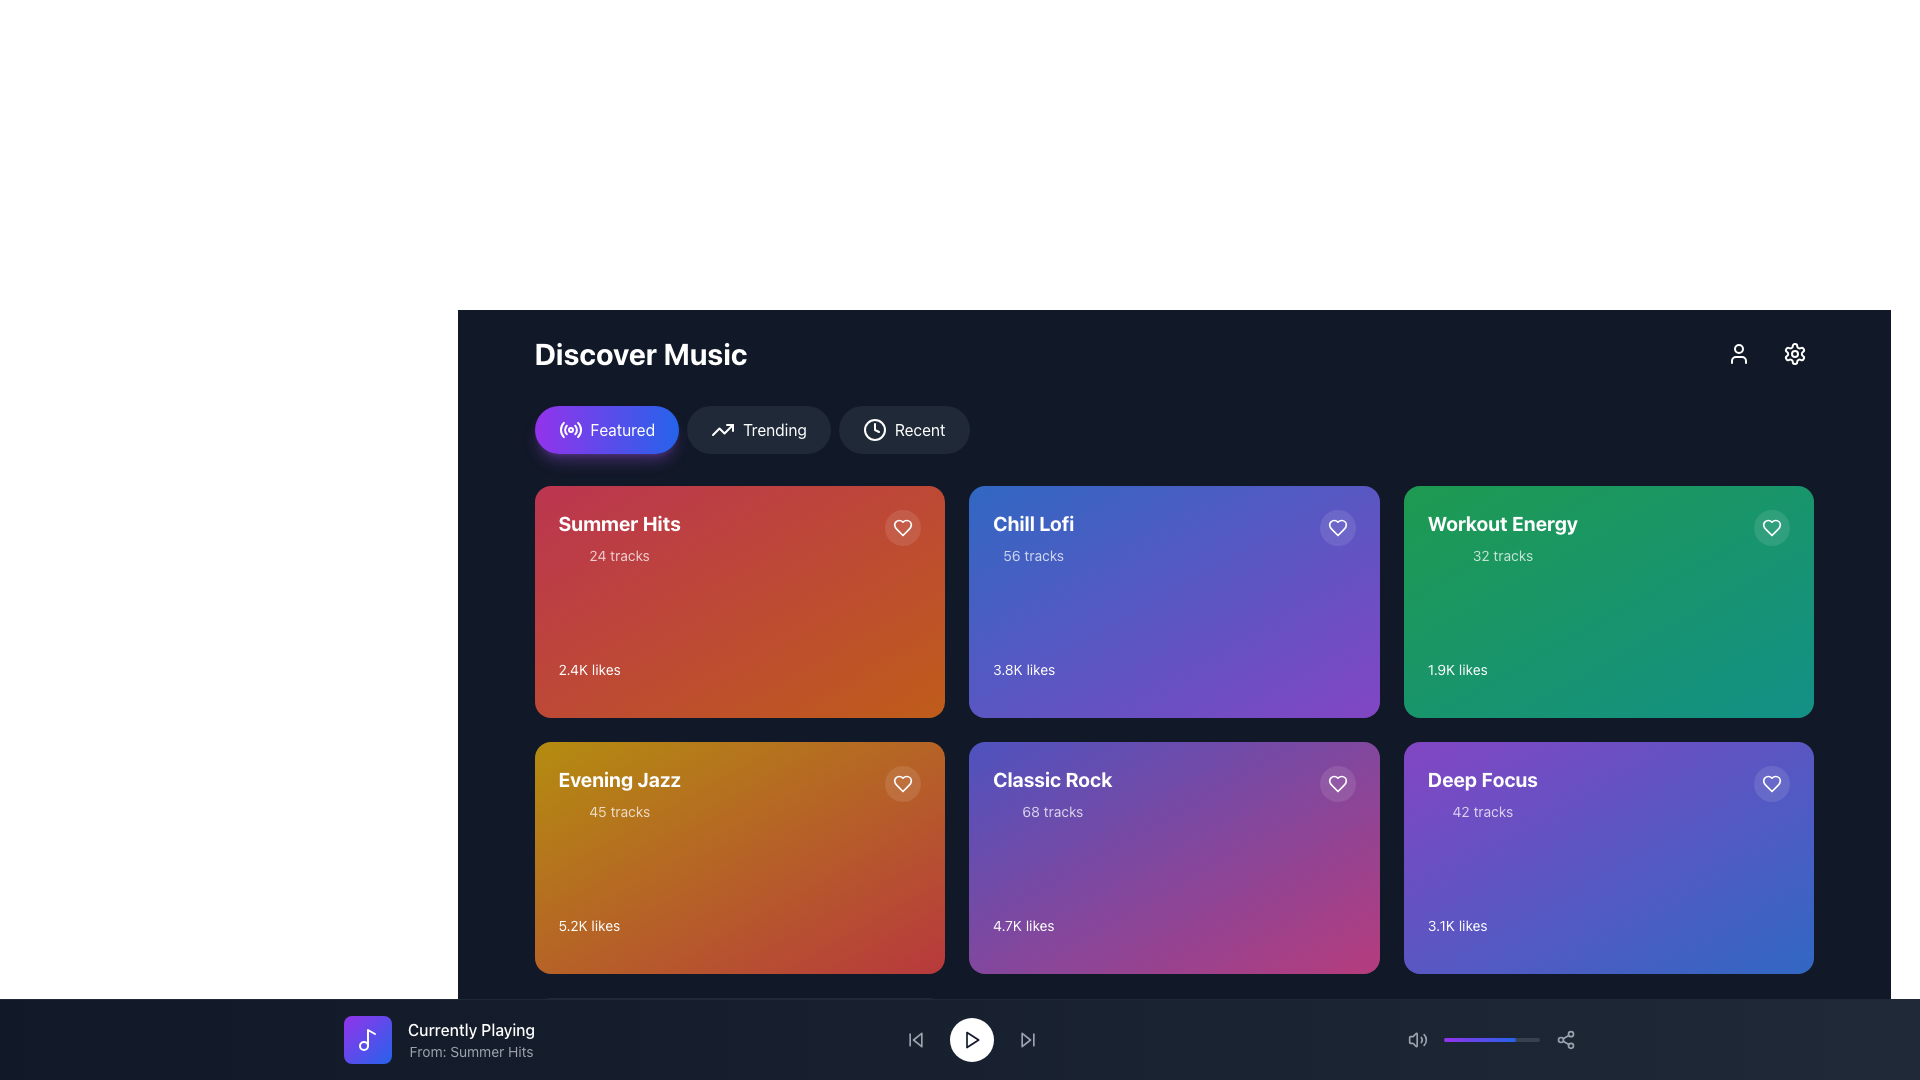 This screenshot has width=1920, height=1080. What do you see at coordinates (588, 670) in the screenshot?
I see `the text label displaying '2.4K likes' styled in a sans-serif font against a red rectangle background, located within the 'Summer Hits' card` at bounding box center [588, 670].